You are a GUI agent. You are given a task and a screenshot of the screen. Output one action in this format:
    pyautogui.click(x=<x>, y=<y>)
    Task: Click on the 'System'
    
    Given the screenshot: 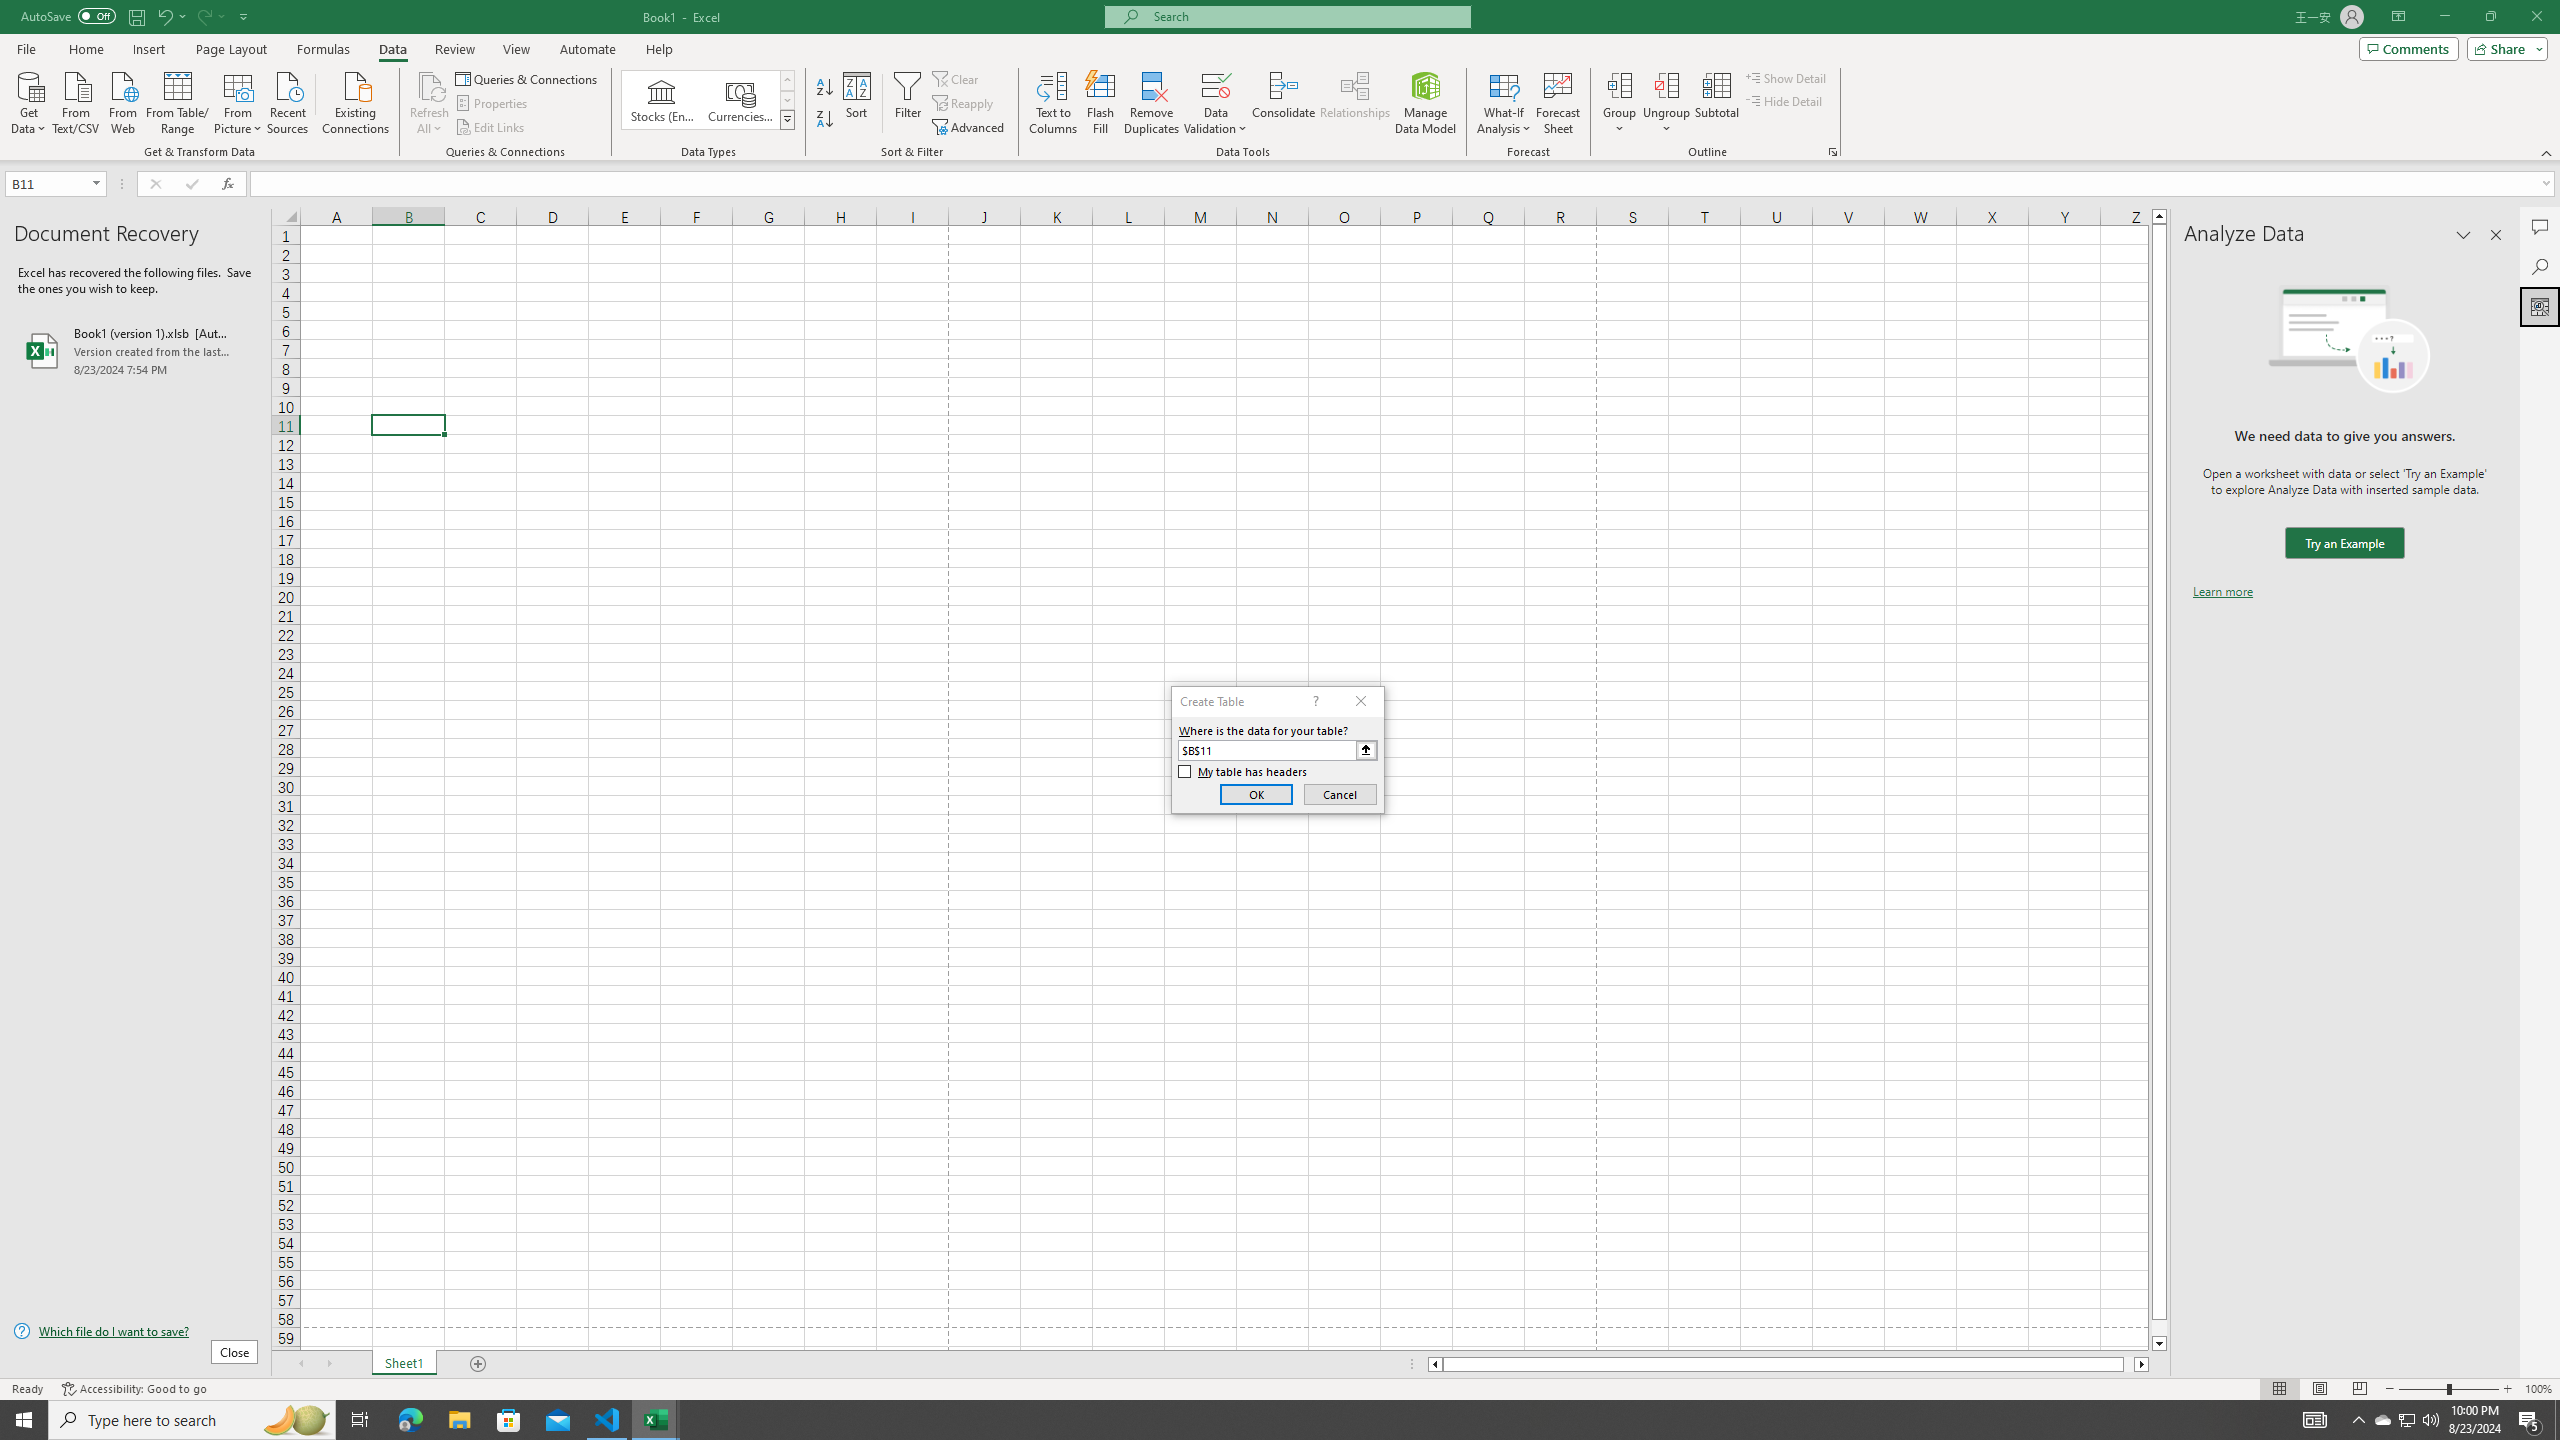 What is the action you would take?
    pyautogui.click(x=11, y=9)
    